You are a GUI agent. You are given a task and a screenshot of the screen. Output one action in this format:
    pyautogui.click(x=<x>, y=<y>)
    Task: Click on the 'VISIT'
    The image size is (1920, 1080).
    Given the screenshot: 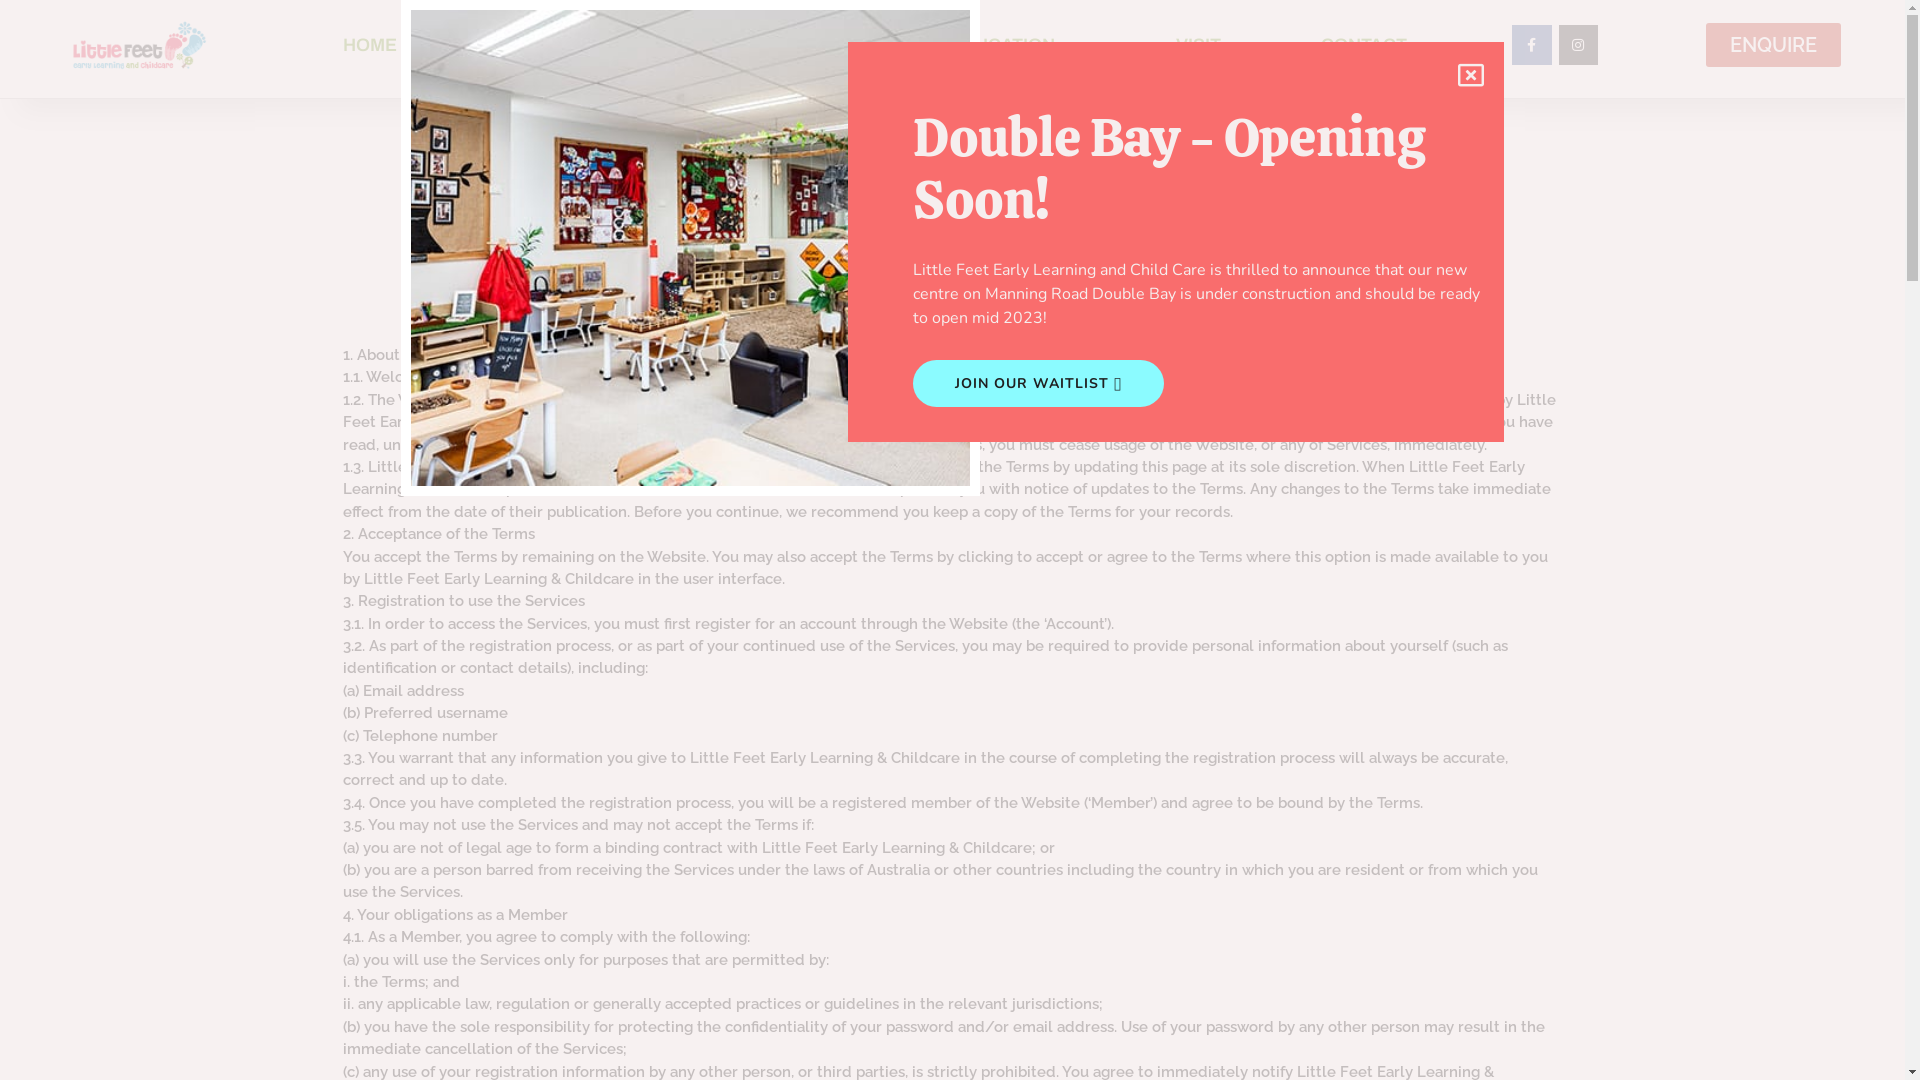 What is the action you would take?
    pyautogui.click(x=1131, y=45)
    